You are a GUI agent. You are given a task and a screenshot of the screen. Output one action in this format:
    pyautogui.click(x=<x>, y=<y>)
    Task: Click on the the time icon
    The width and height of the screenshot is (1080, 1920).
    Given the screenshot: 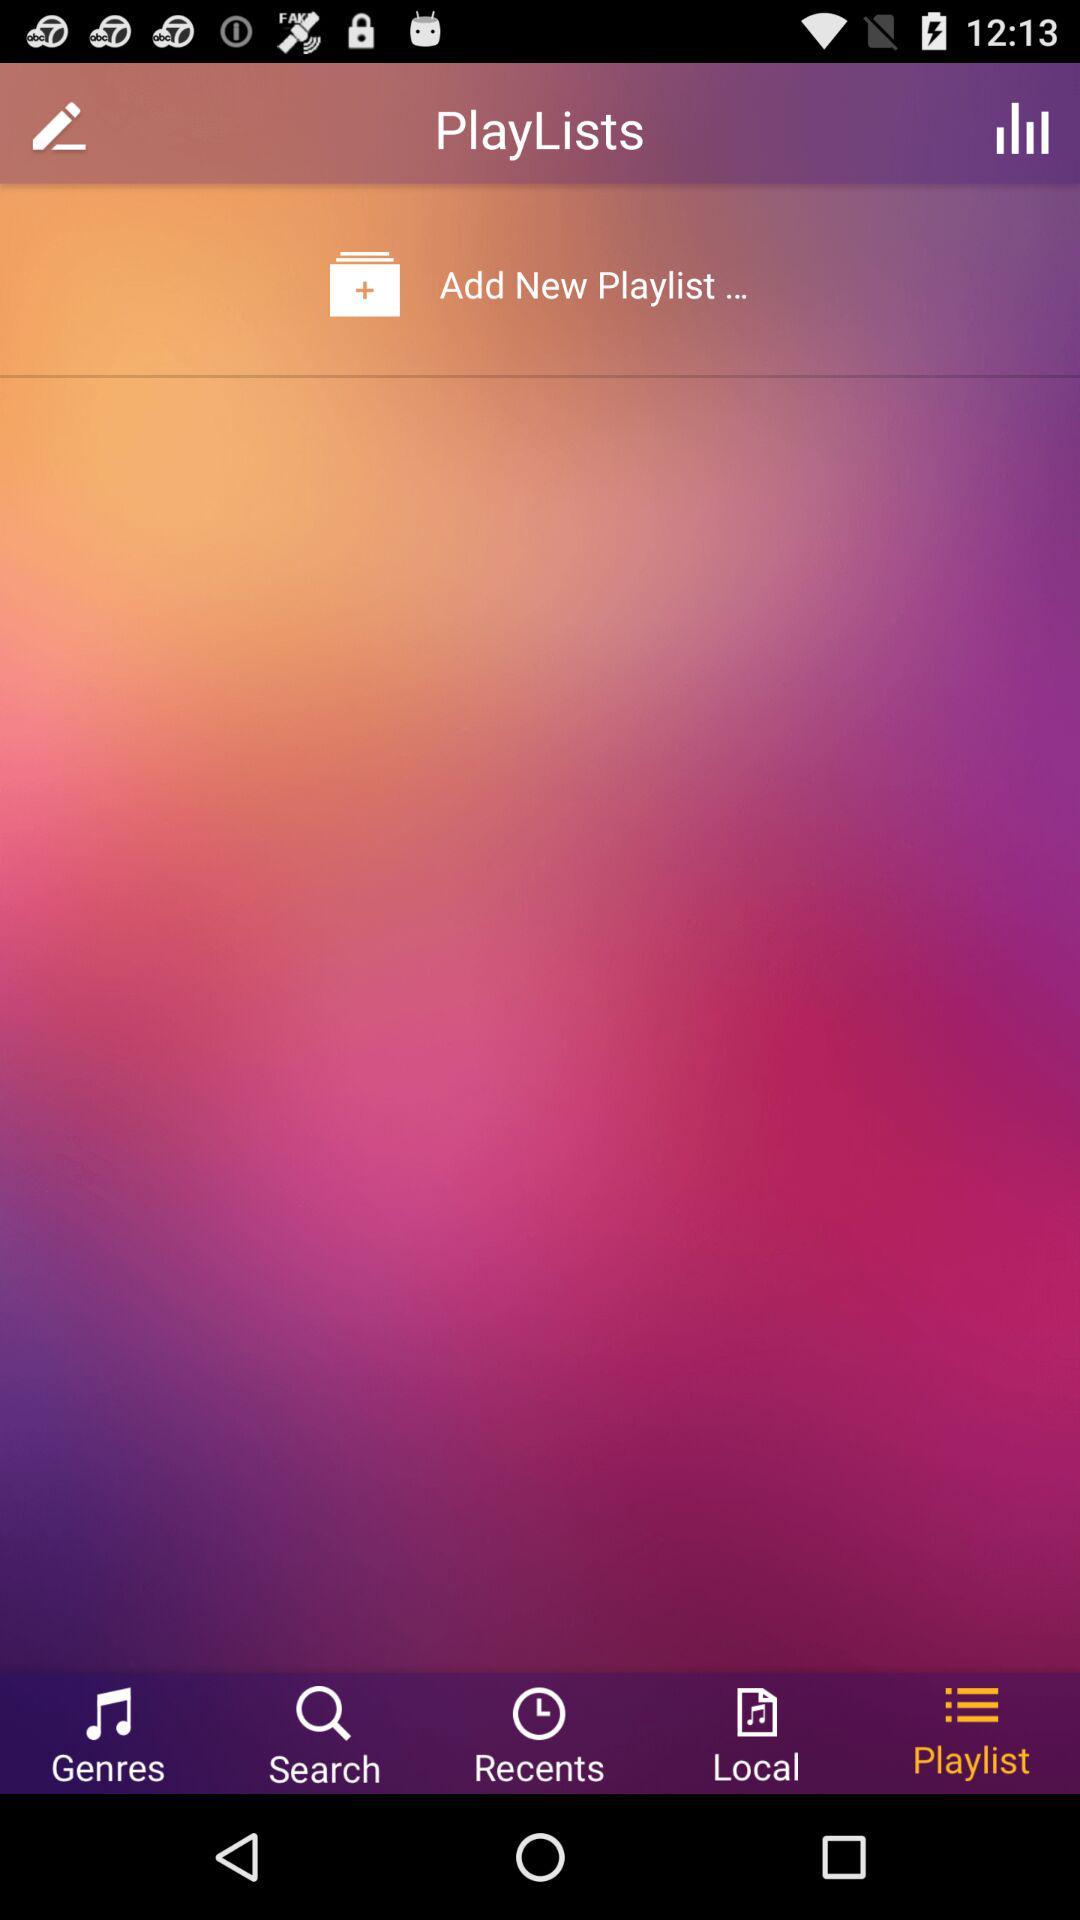 What is the action you would take?
    pyautogui.click(x=540, y=1855)
    